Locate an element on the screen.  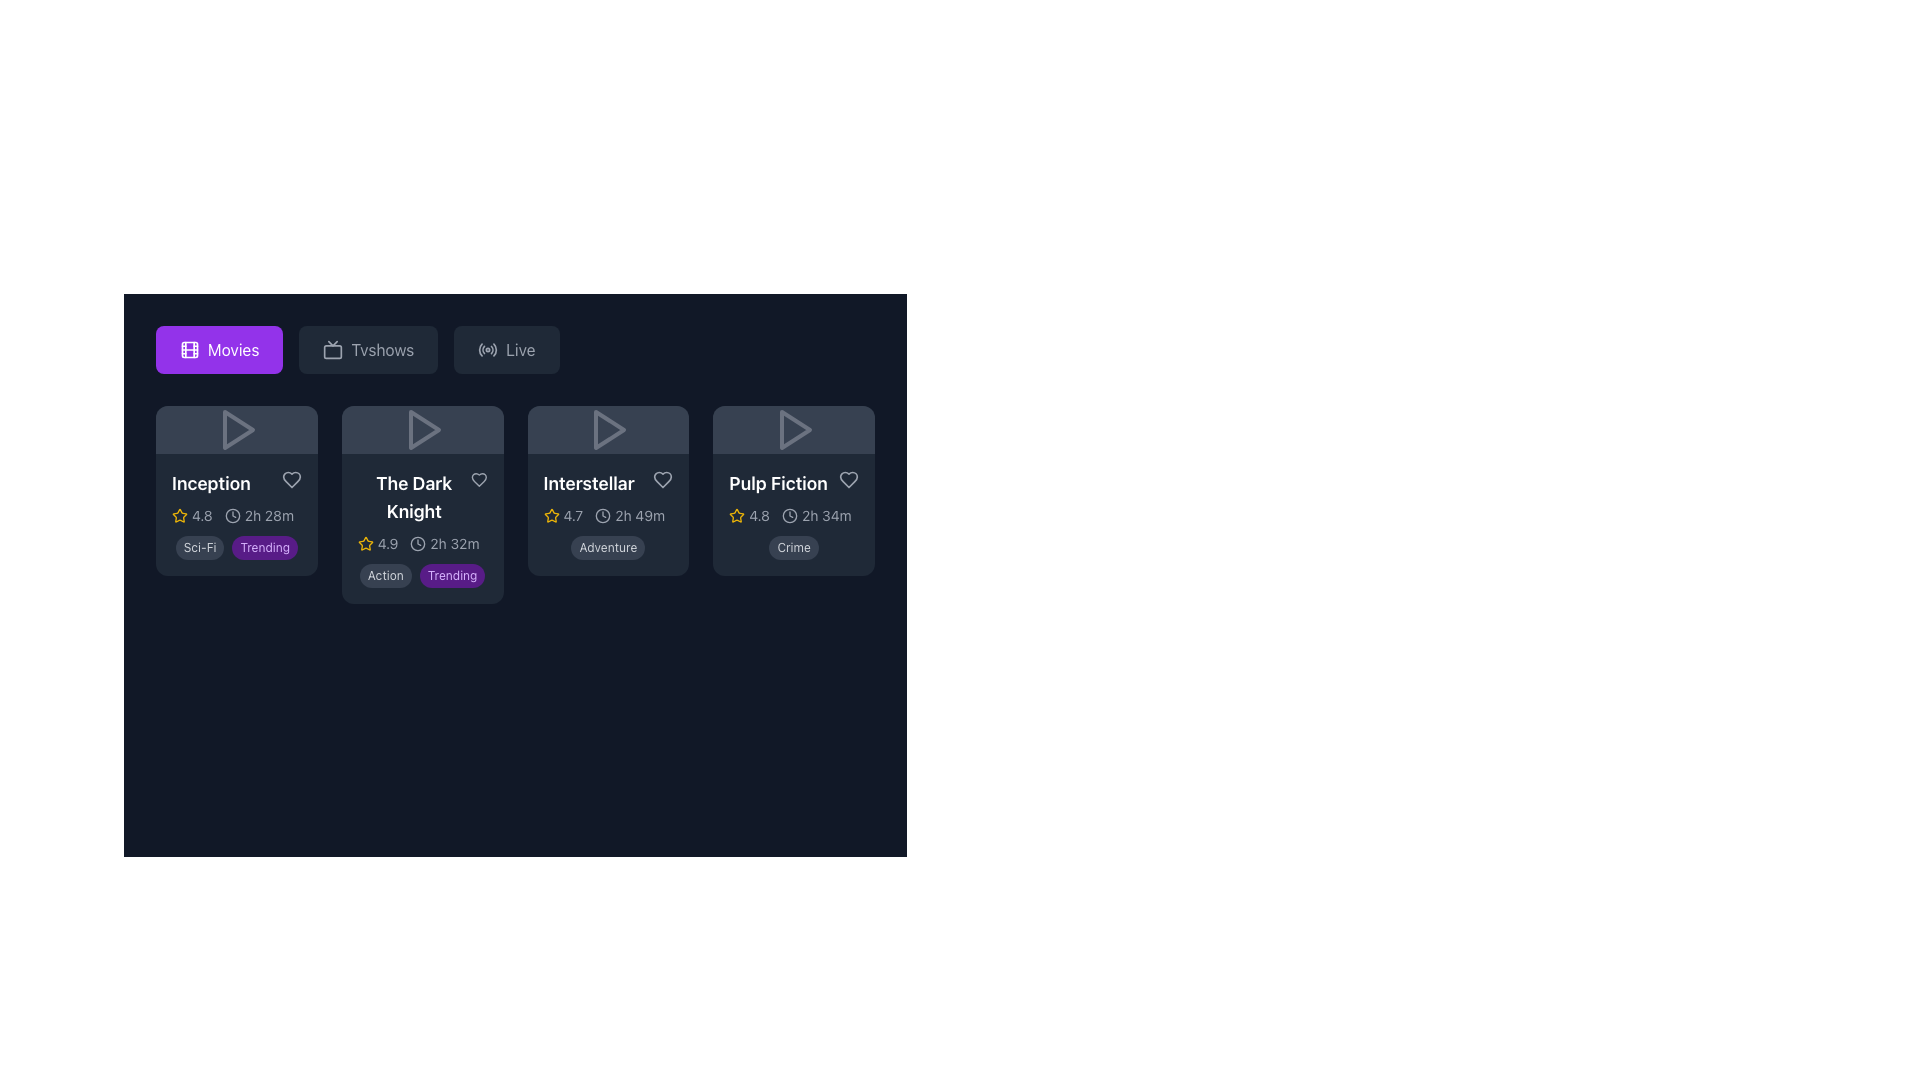
the triangular play icon located in the upper-central region of the card labeled 'The Dark Knight' to play the content is located at coordinates (423, 428).